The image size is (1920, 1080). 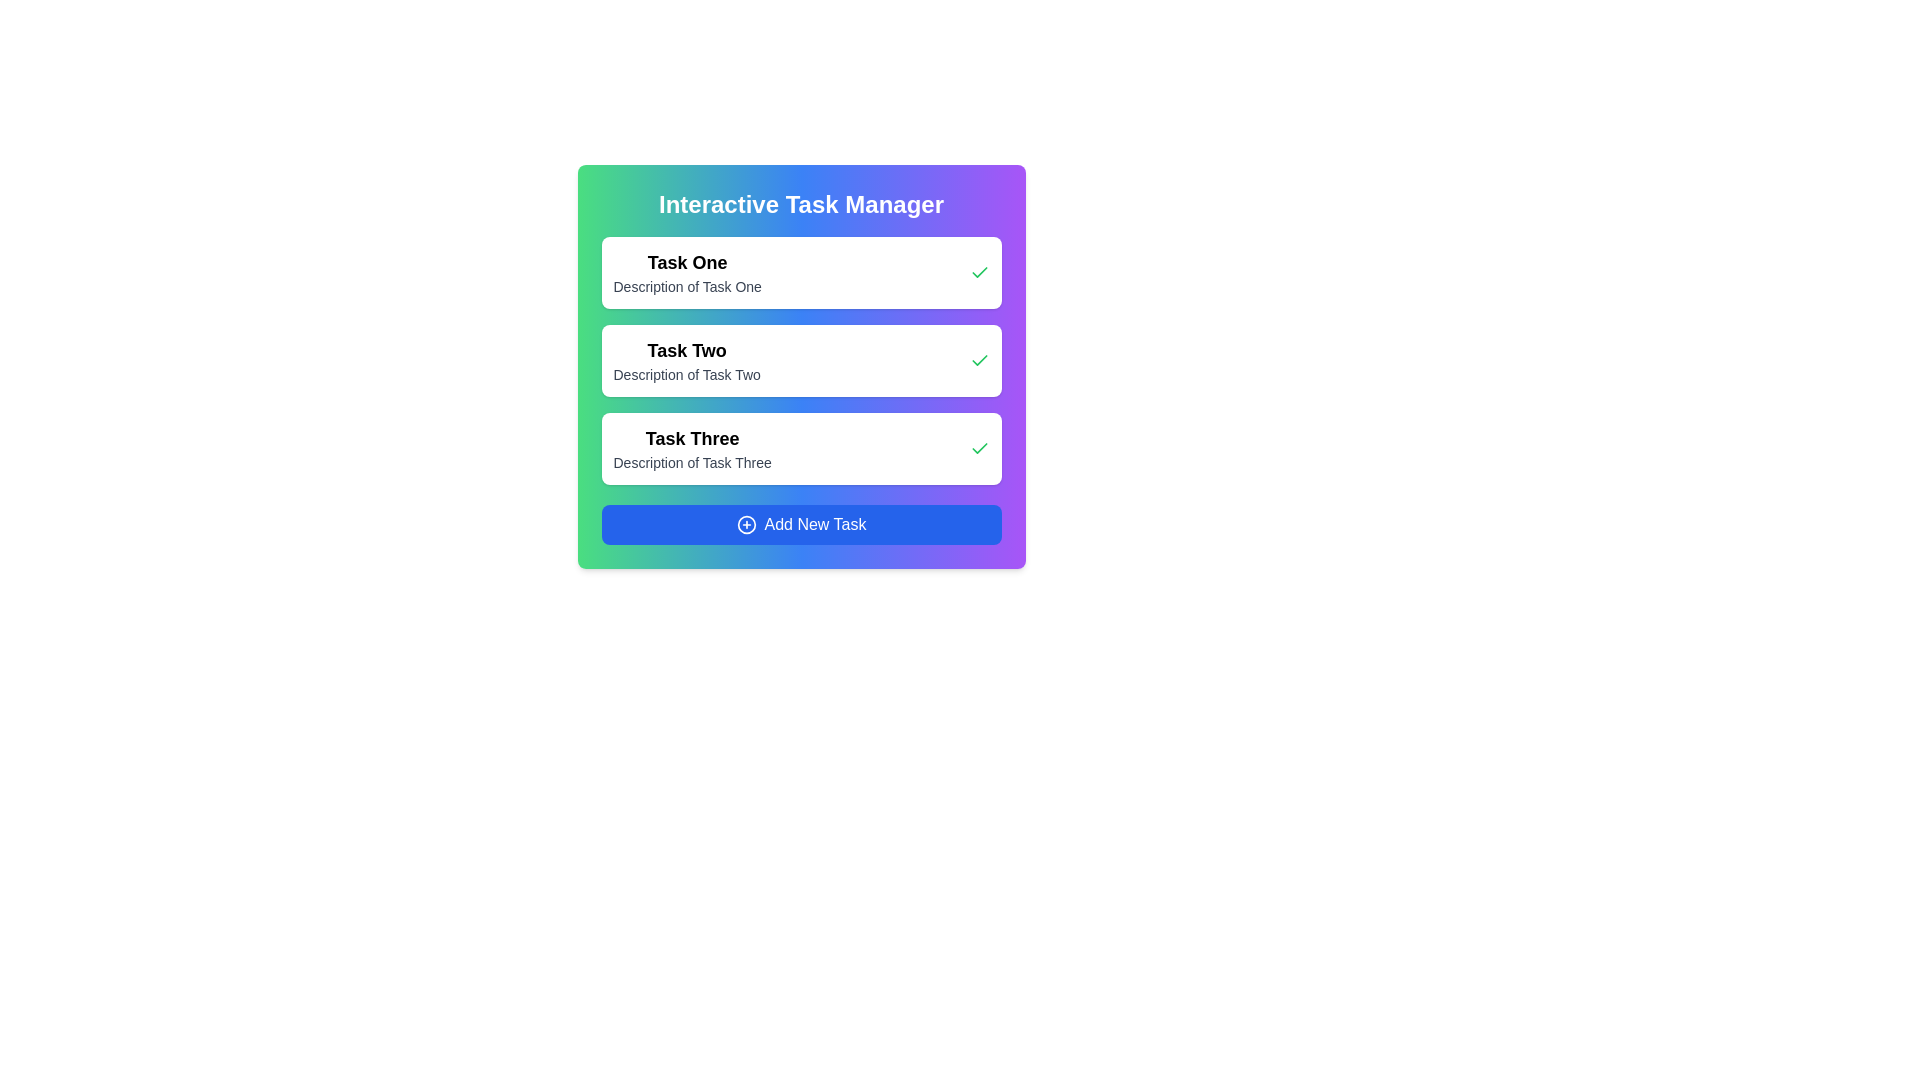 I want to click on the 'Add New Task' button located at the bottom of the Interactive Task Manager card to observe hover effects, so click(x=801, y=523).